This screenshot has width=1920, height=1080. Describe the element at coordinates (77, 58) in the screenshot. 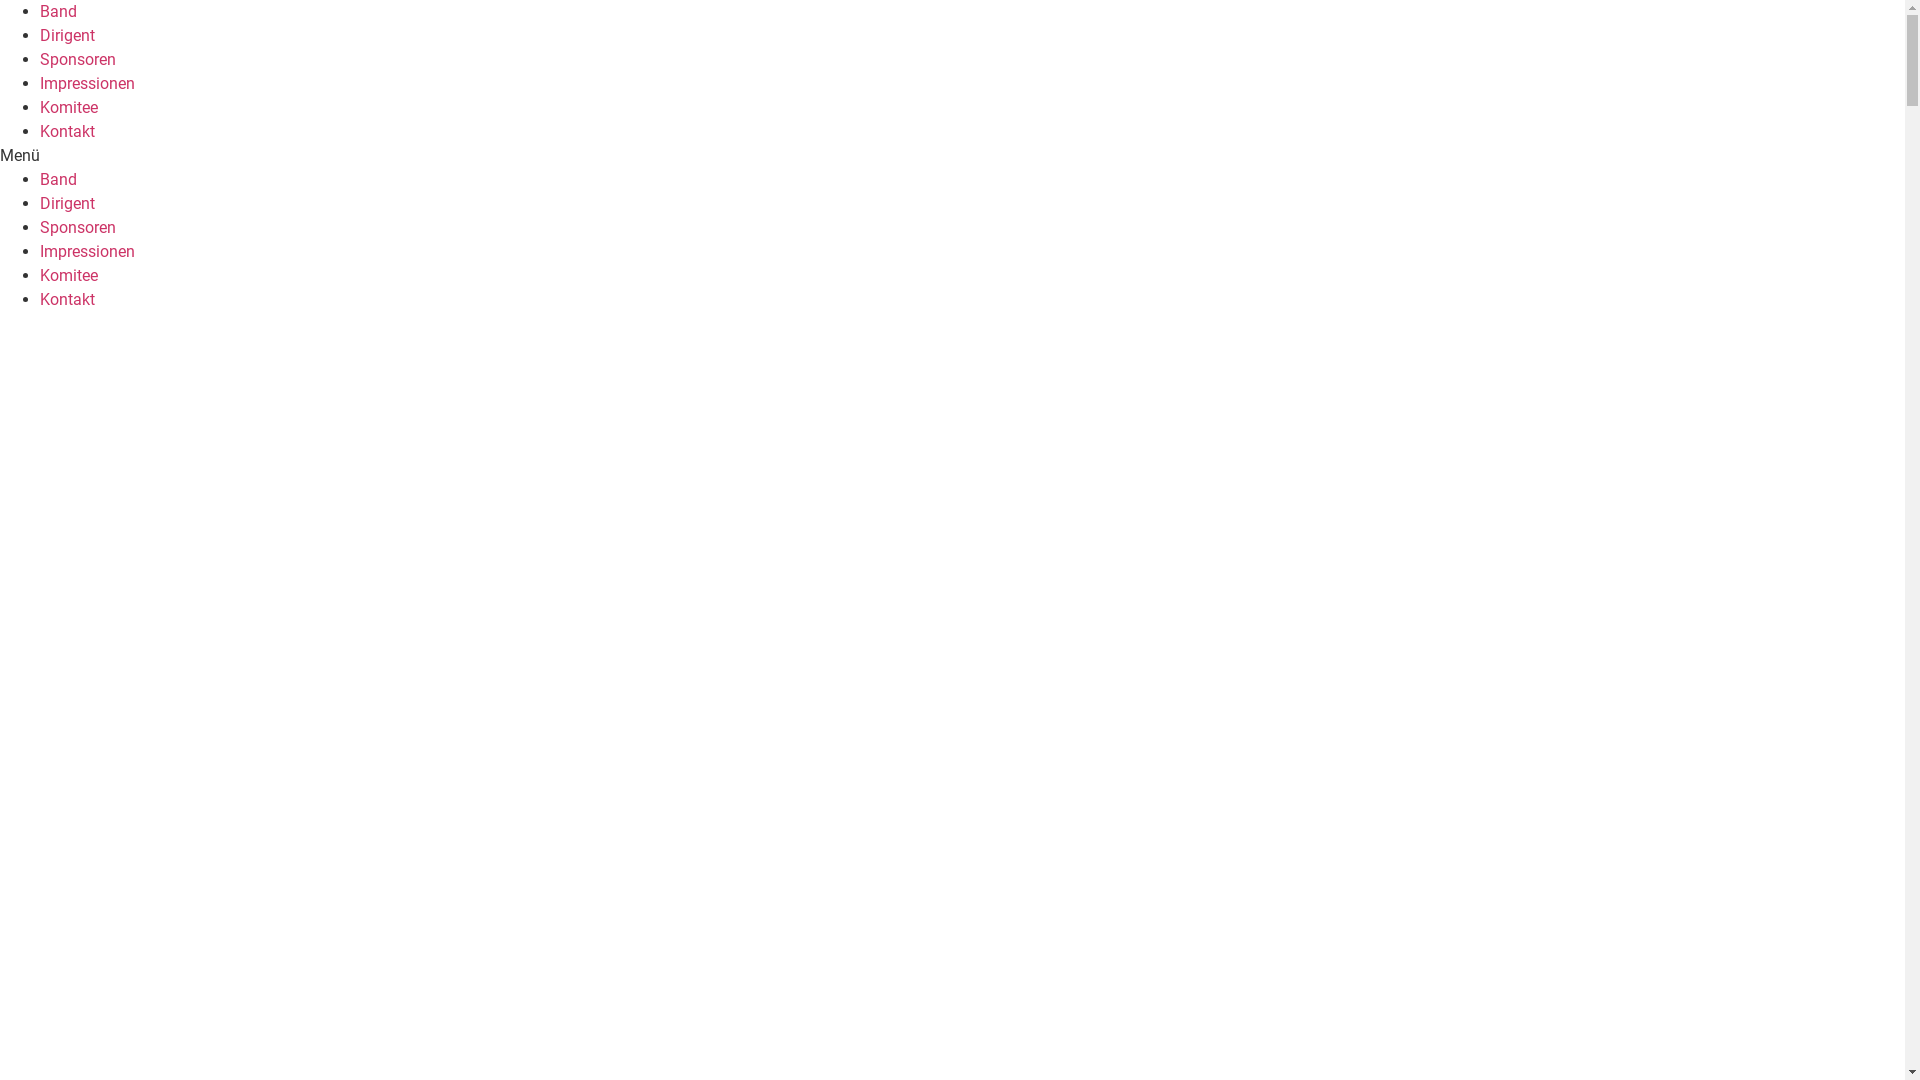

I see `'Sponsoren'` at that location.